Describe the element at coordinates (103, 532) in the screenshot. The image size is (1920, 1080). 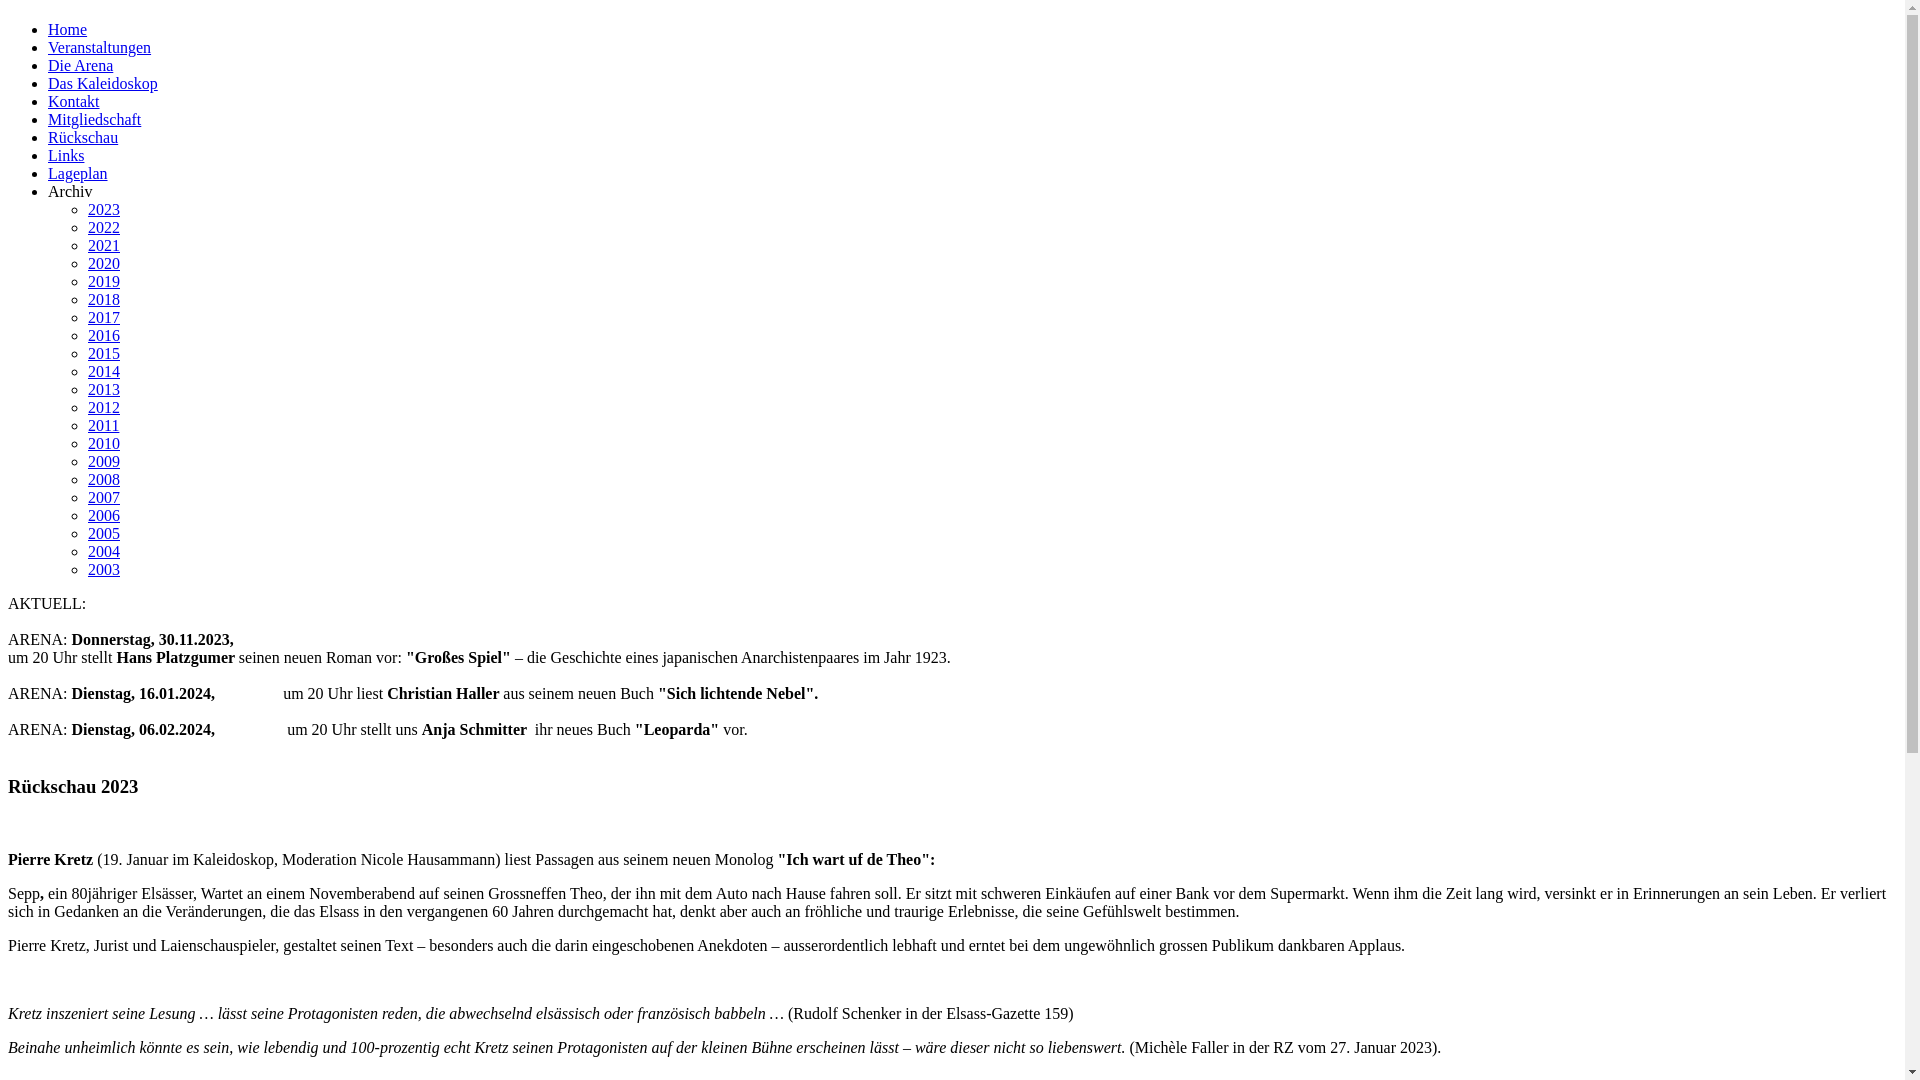
I see `'2005'` at that location.